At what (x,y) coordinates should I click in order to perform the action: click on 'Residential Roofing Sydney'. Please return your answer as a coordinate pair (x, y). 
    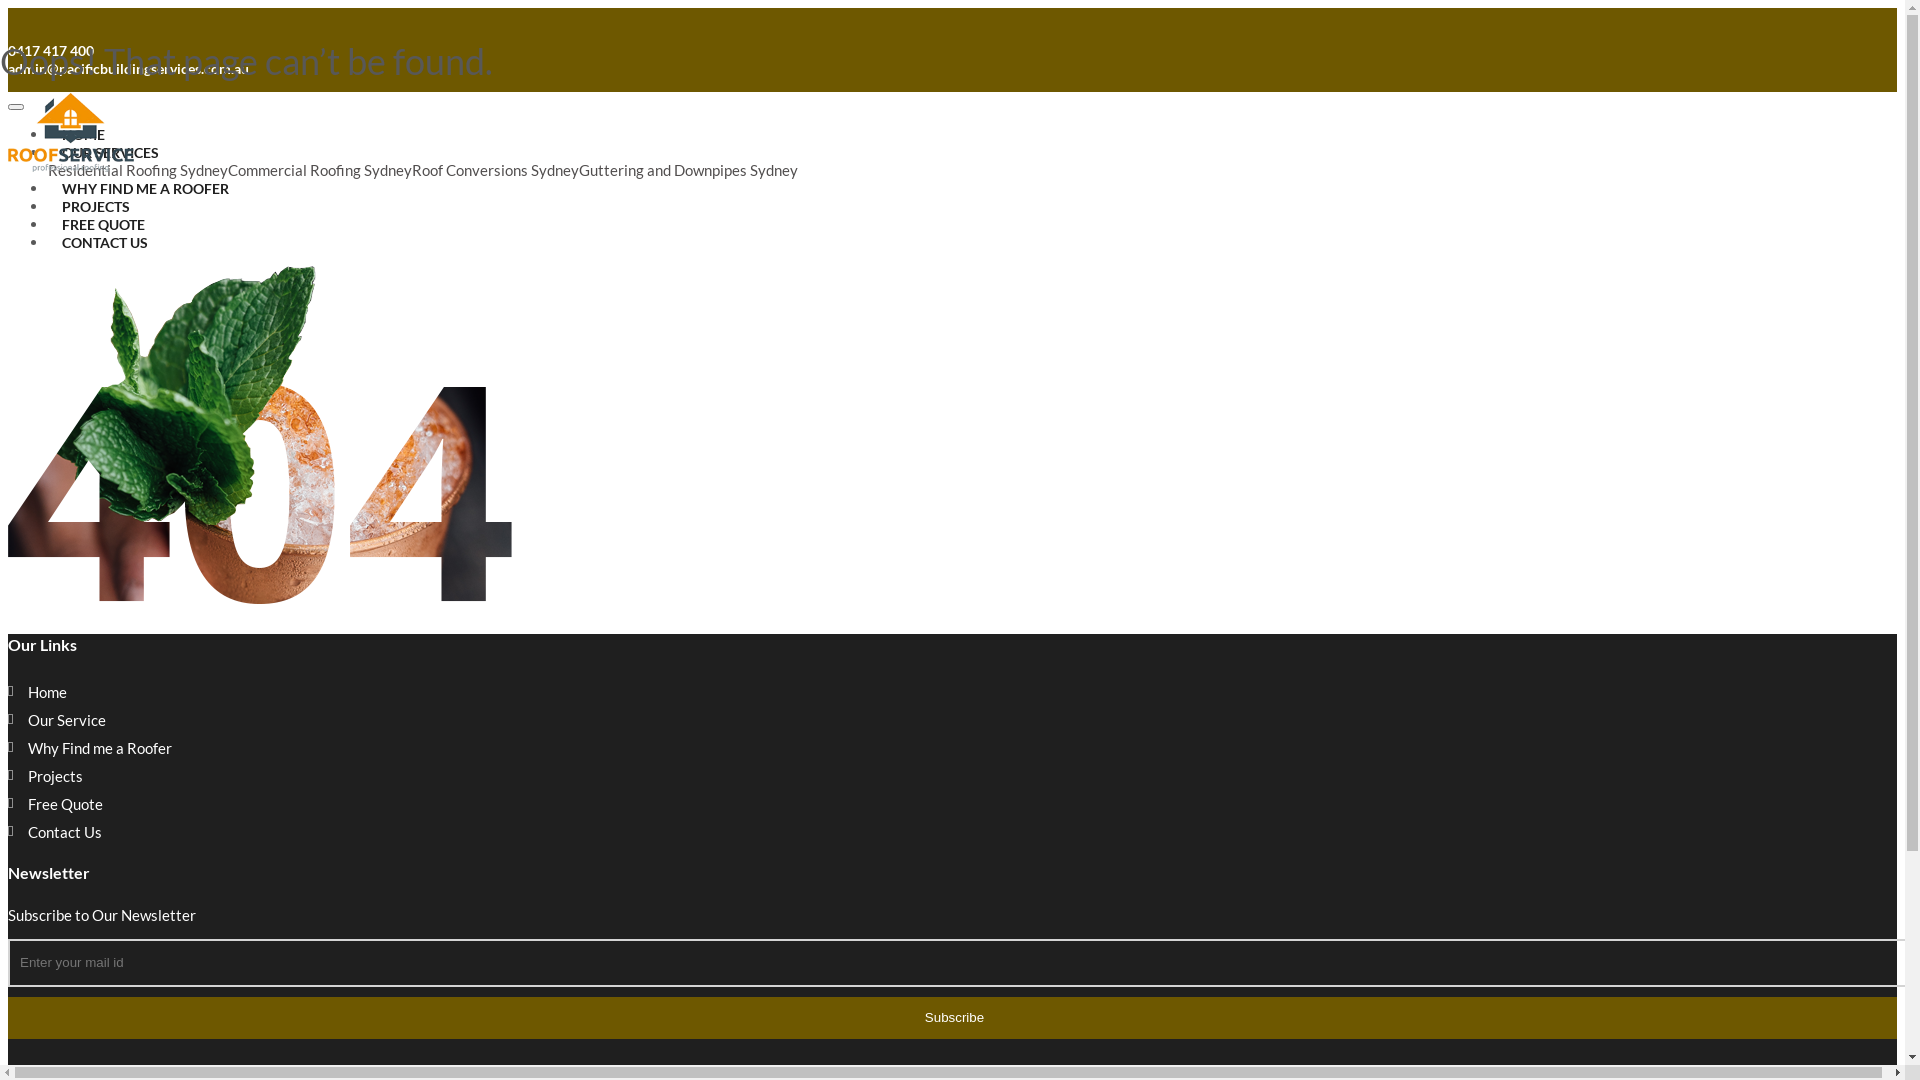
    Looking at the image, I should click on (137, 168).